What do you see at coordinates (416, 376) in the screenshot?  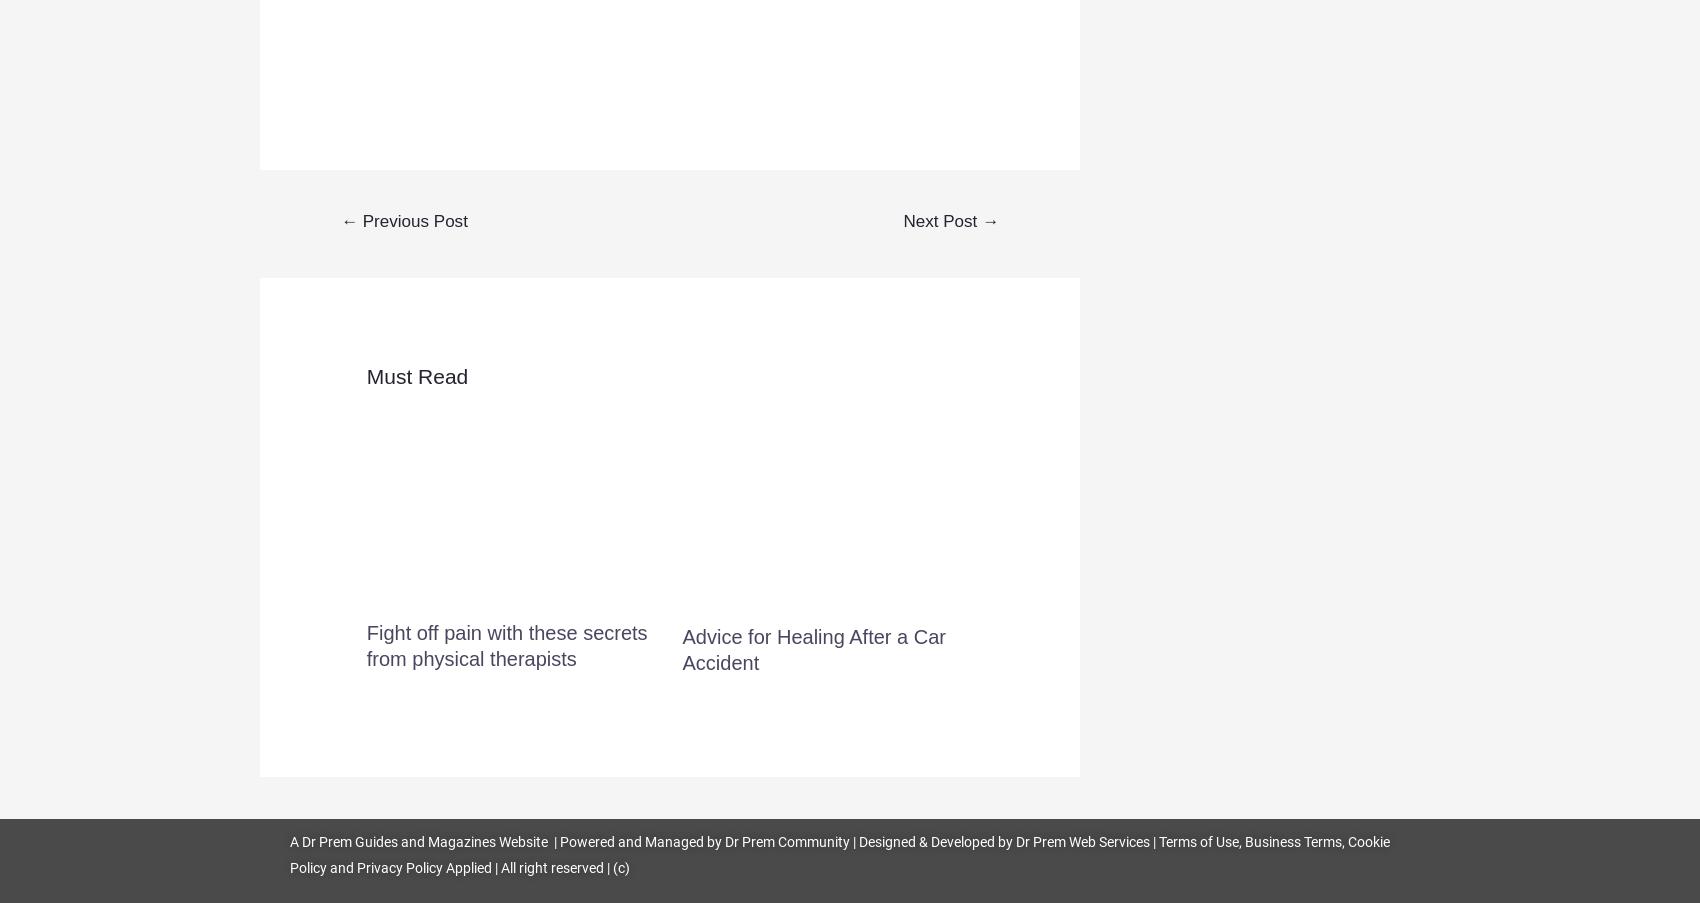 I see `'Must Read'` at bounding box center [416, 376].